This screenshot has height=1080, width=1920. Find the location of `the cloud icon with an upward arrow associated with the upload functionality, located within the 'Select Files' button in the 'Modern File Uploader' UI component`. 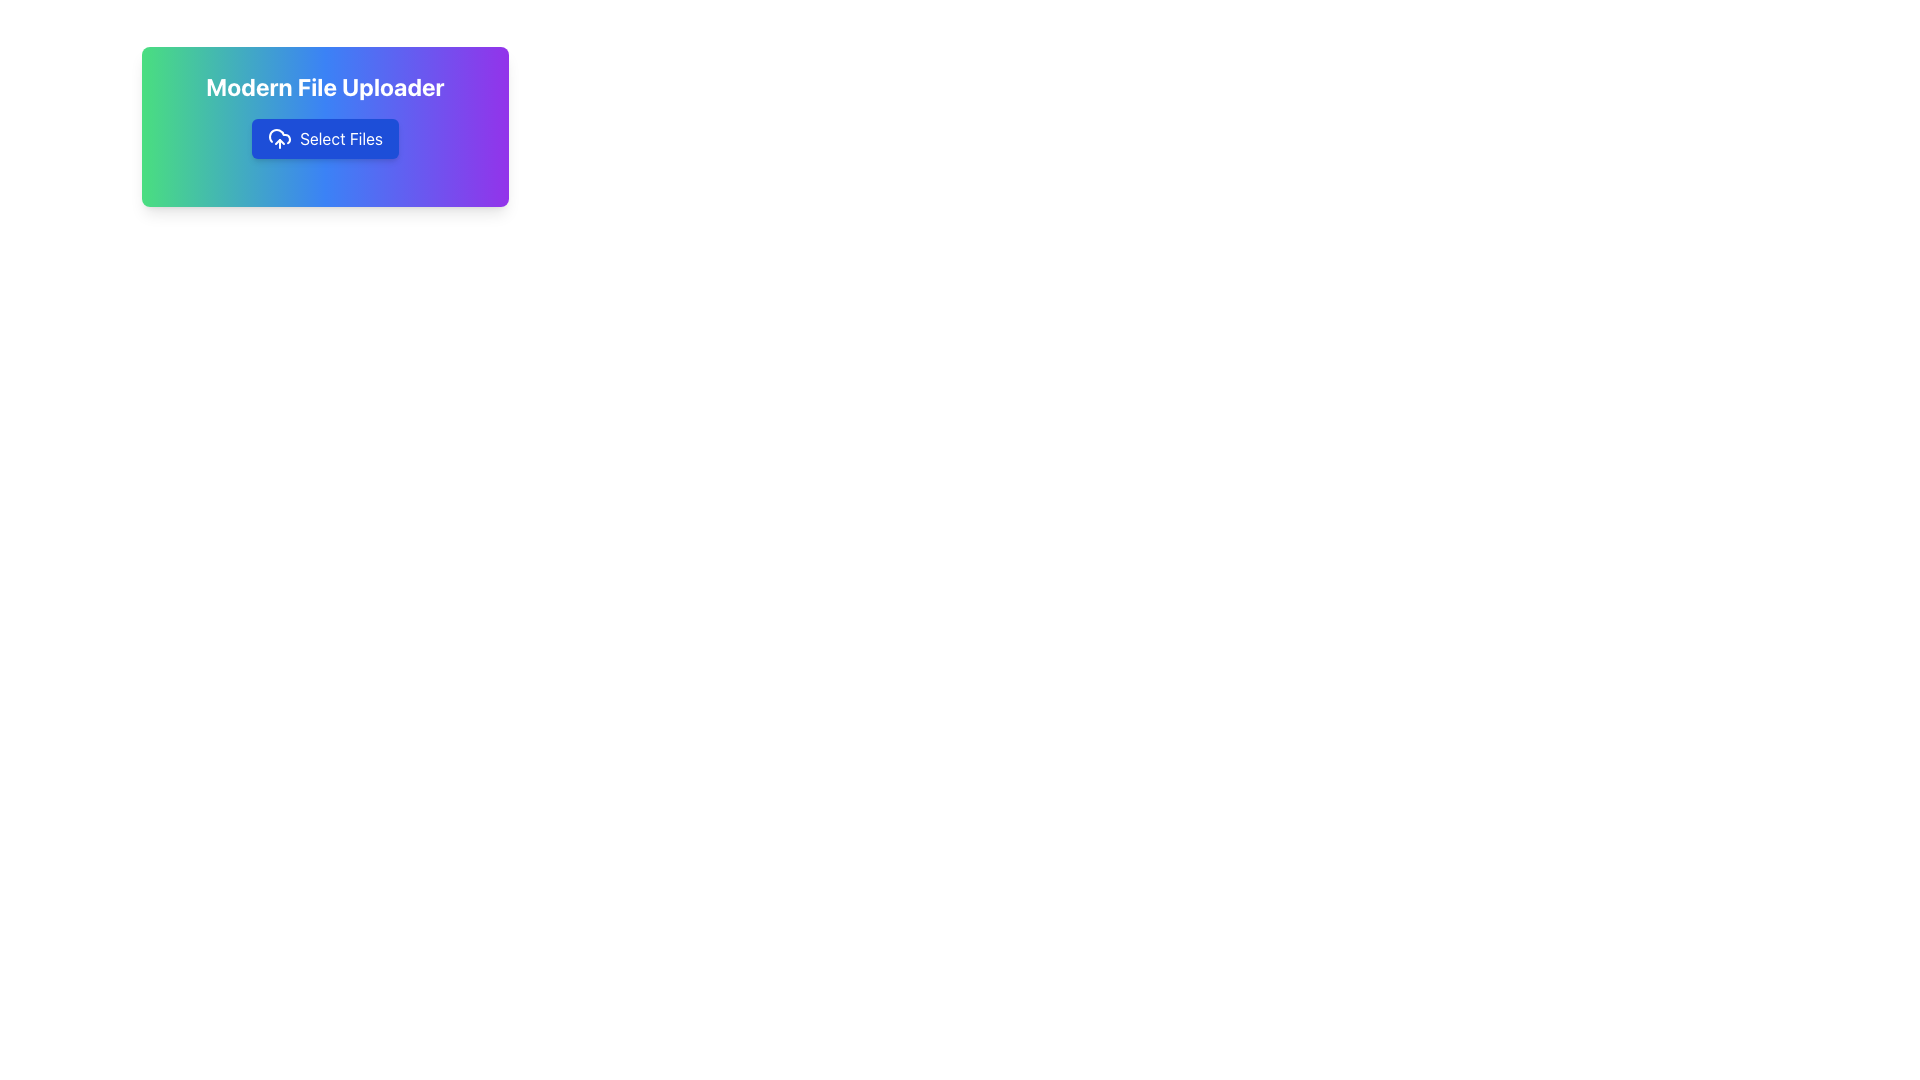

the cloud icon with an upward arrow associated with the upload functionality, located within the 'Select Files' button in the 'Modern File Uploader' UI component is located at coordinates (279, 137).